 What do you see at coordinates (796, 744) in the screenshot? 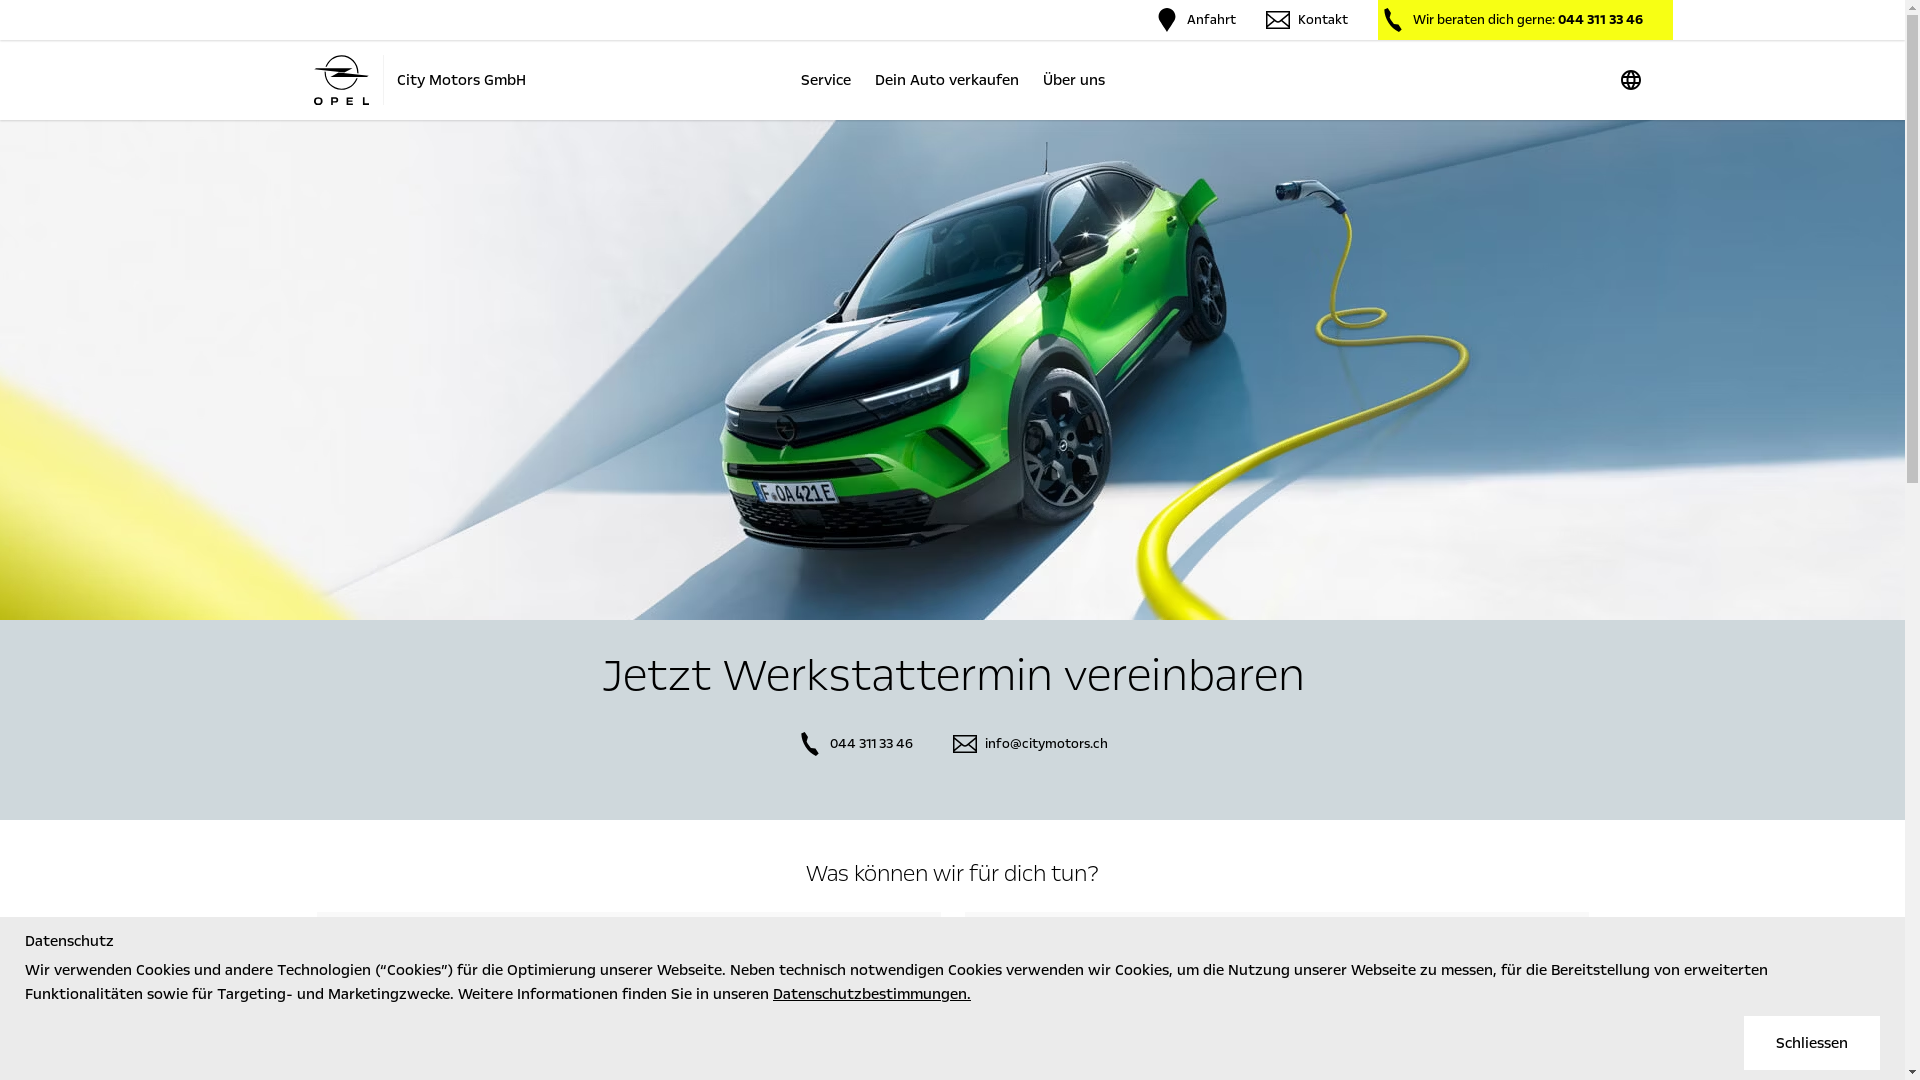
I see `'044 311 33 46'` at bounding box center [796, 744].